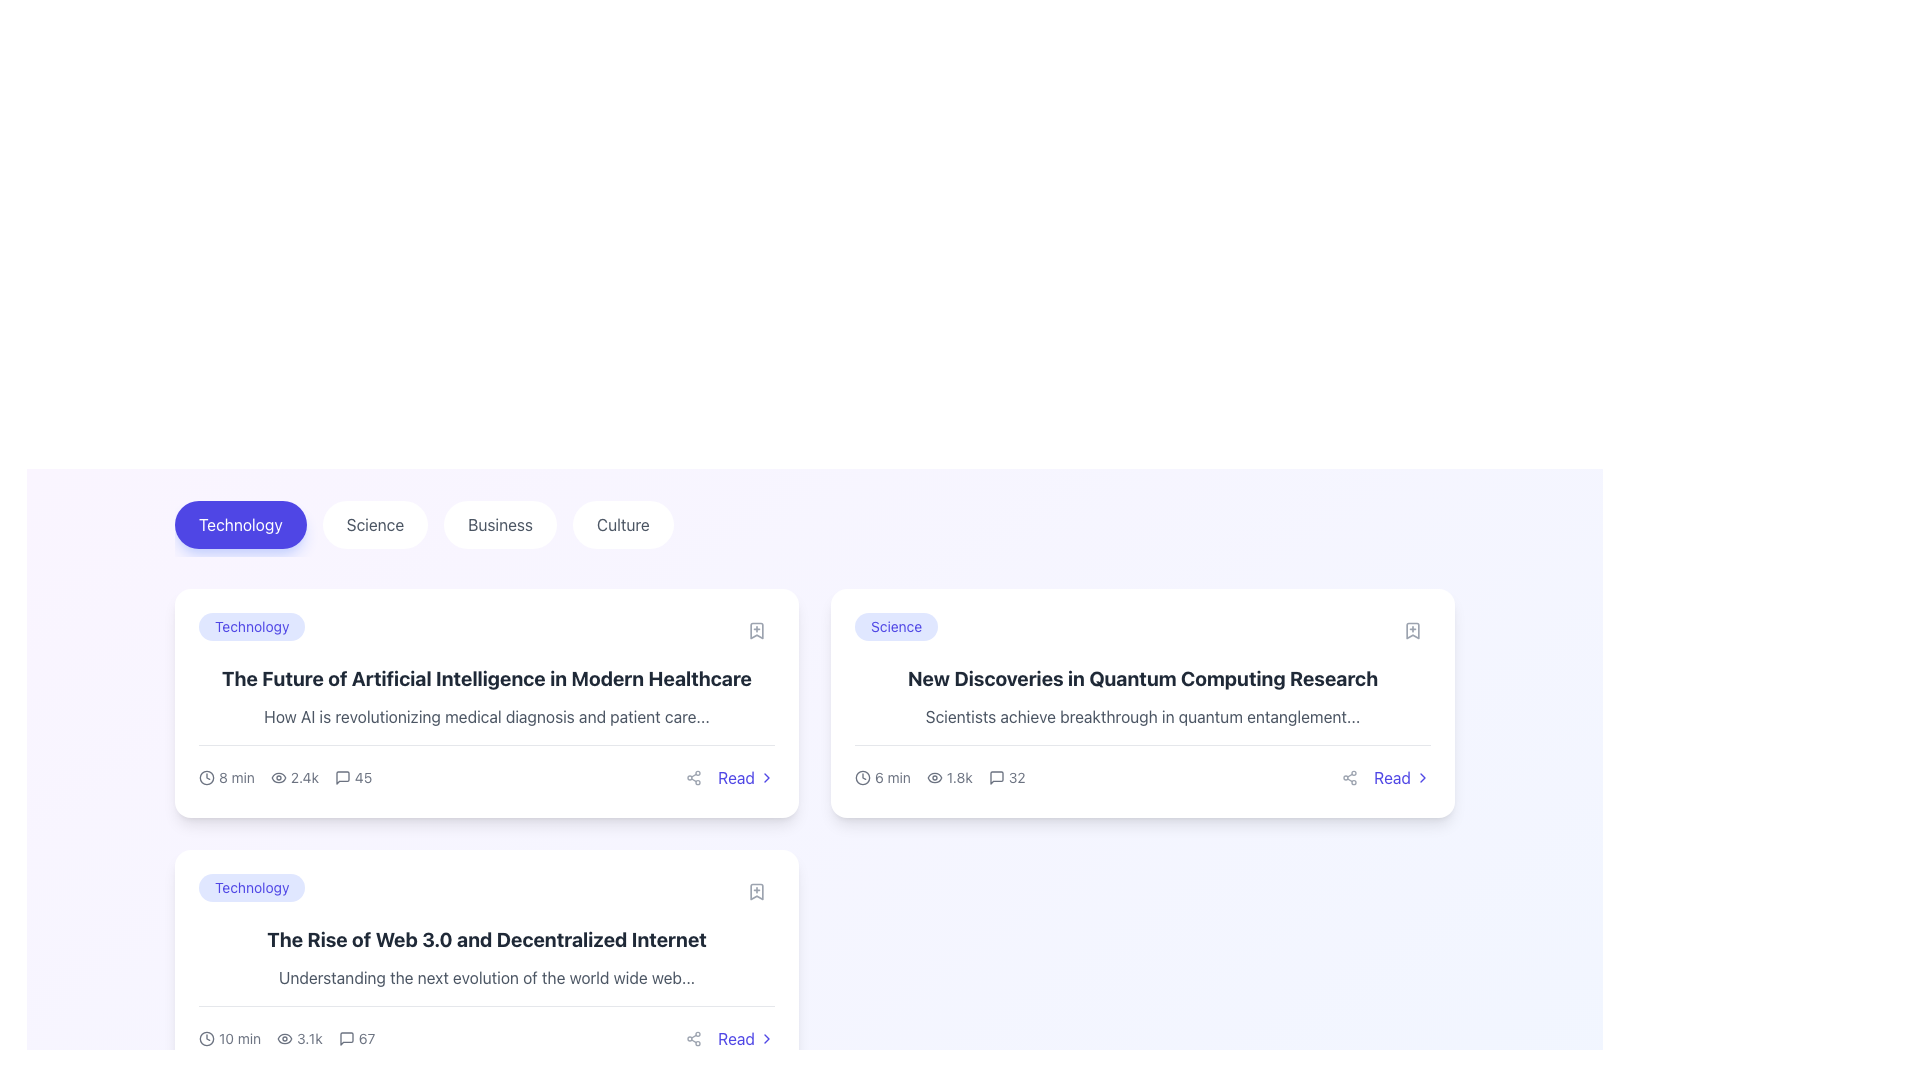  What do you see at coordinates (346, 1037) in the screenshot?
I see `the speech bubble icon which represents comment or message functionality, located at the bottom right of the page` at bounding box center [346, 1037].